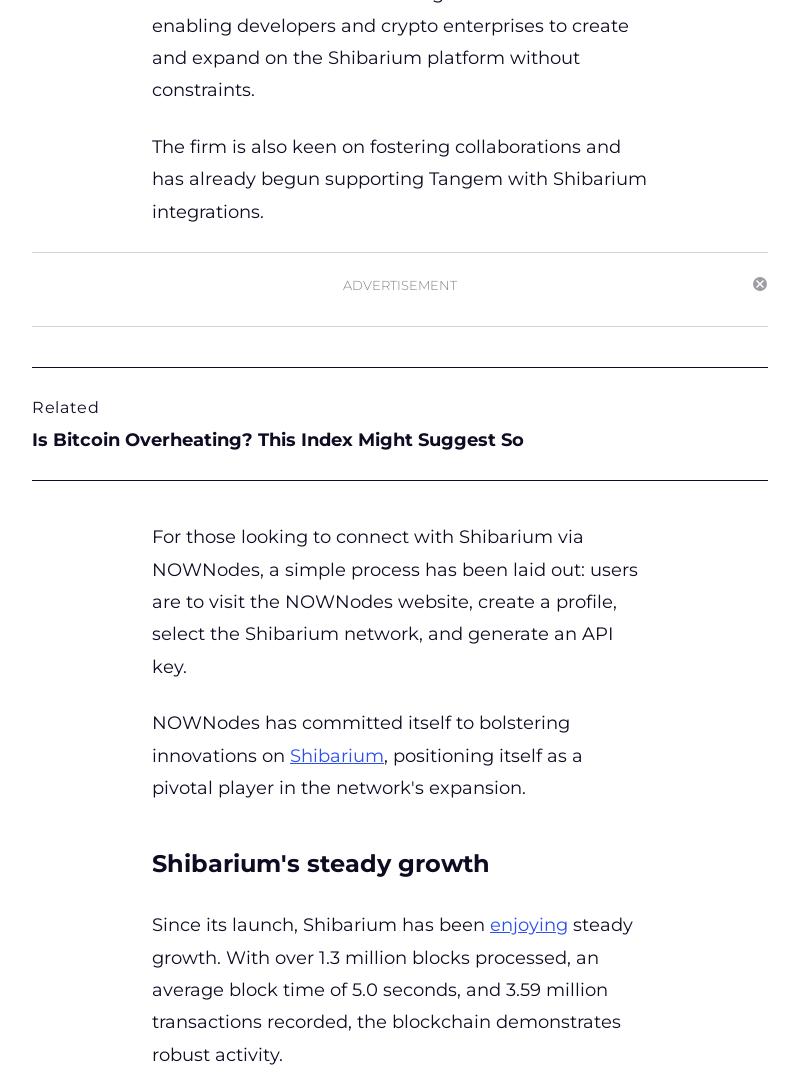  I want to click on 'enjoying', so click(528, 924).